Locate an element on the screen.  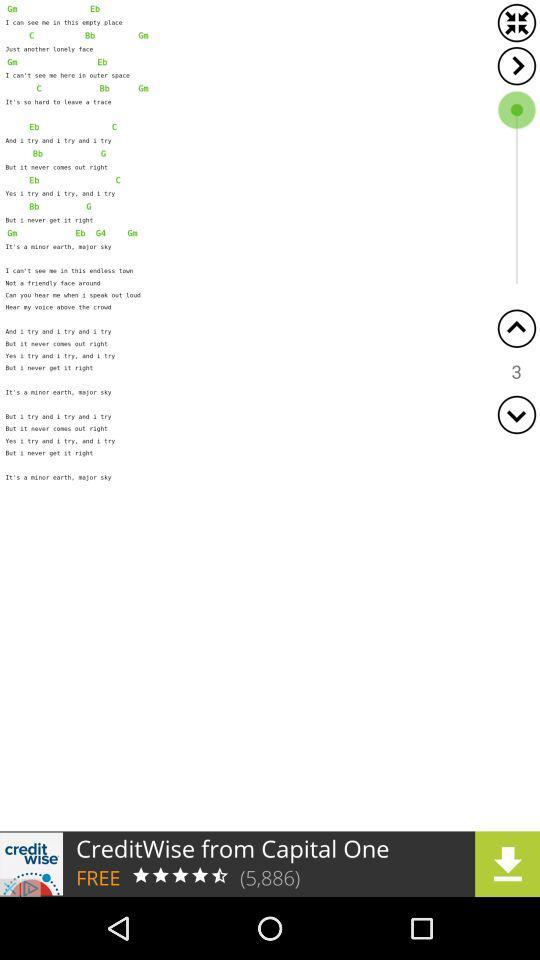
the arrow_forward icon is located at coordinates (516, 66).